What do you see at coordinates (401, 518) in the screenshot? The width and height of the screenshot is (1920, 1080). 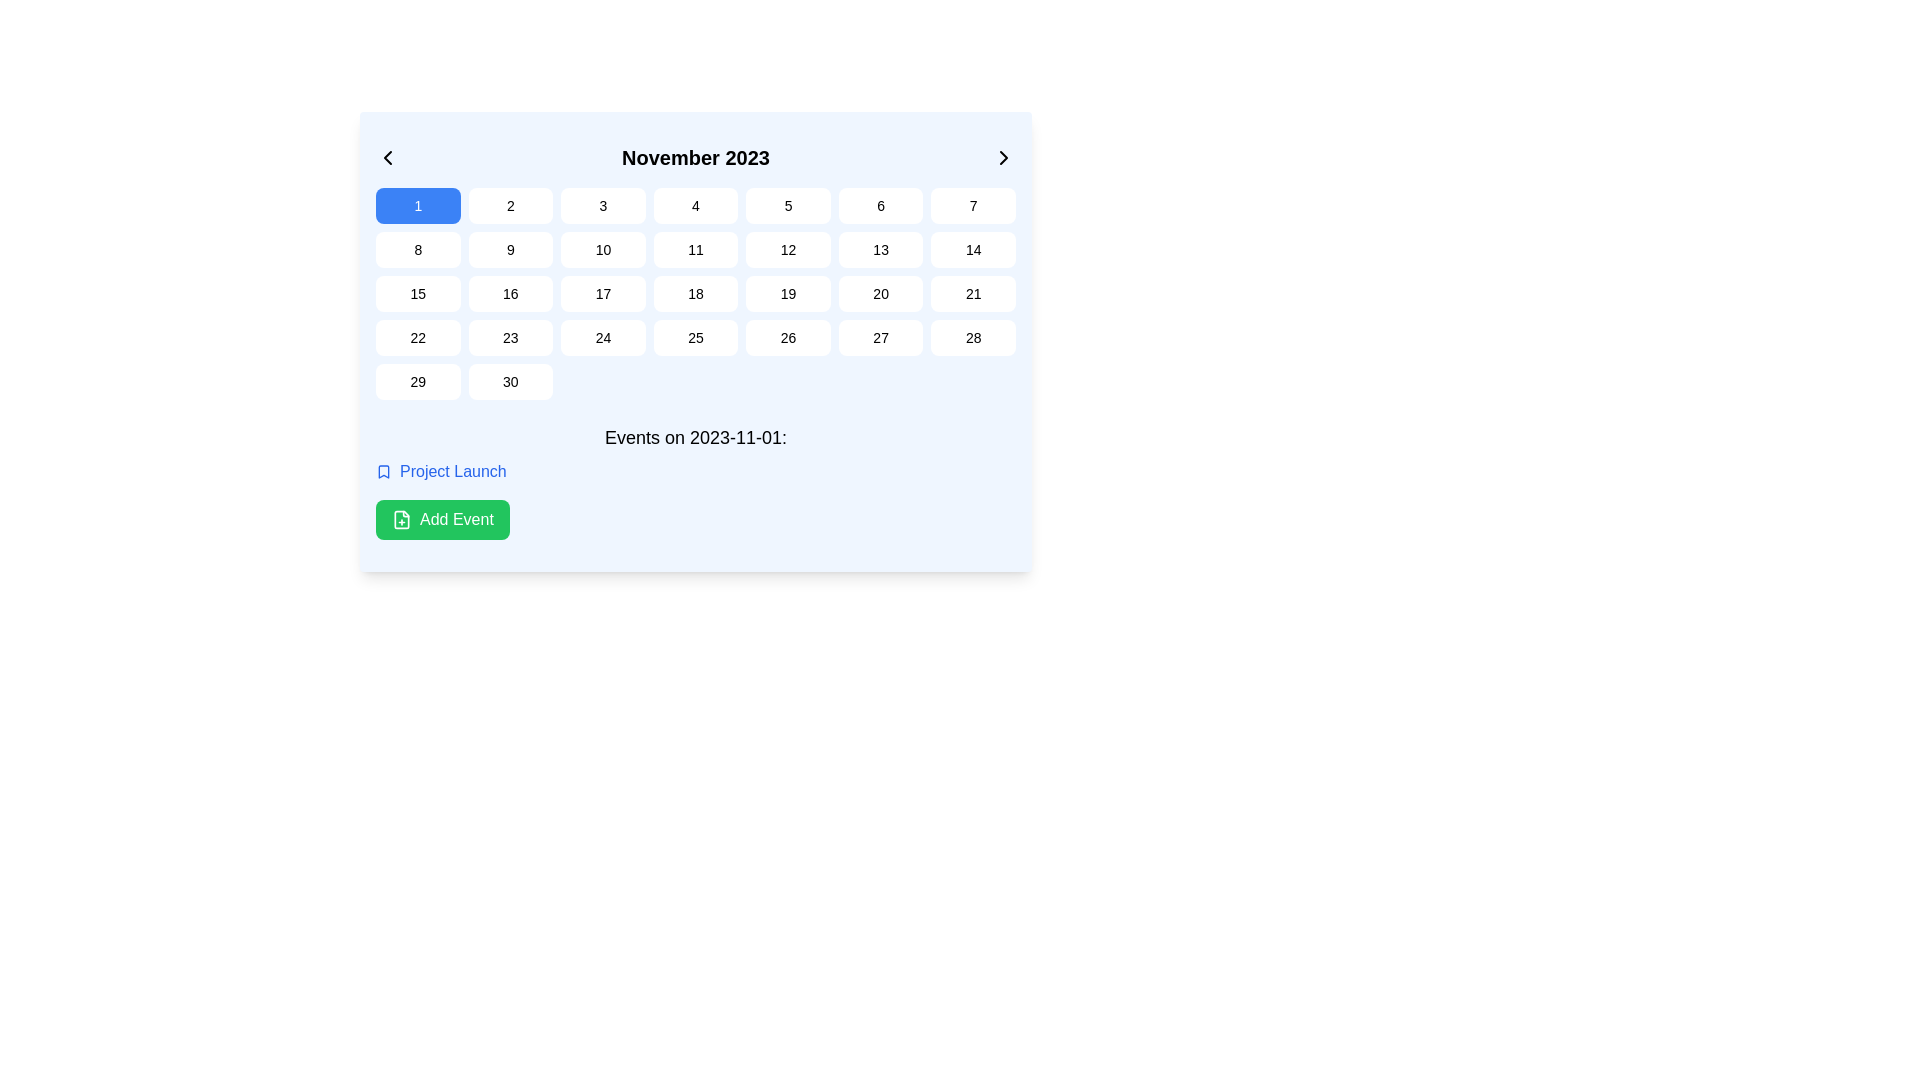 I see `the file icon that symbolizes adding a new event in the calendar, located within the 'Add Event' button` at bounding box center [401, 518].